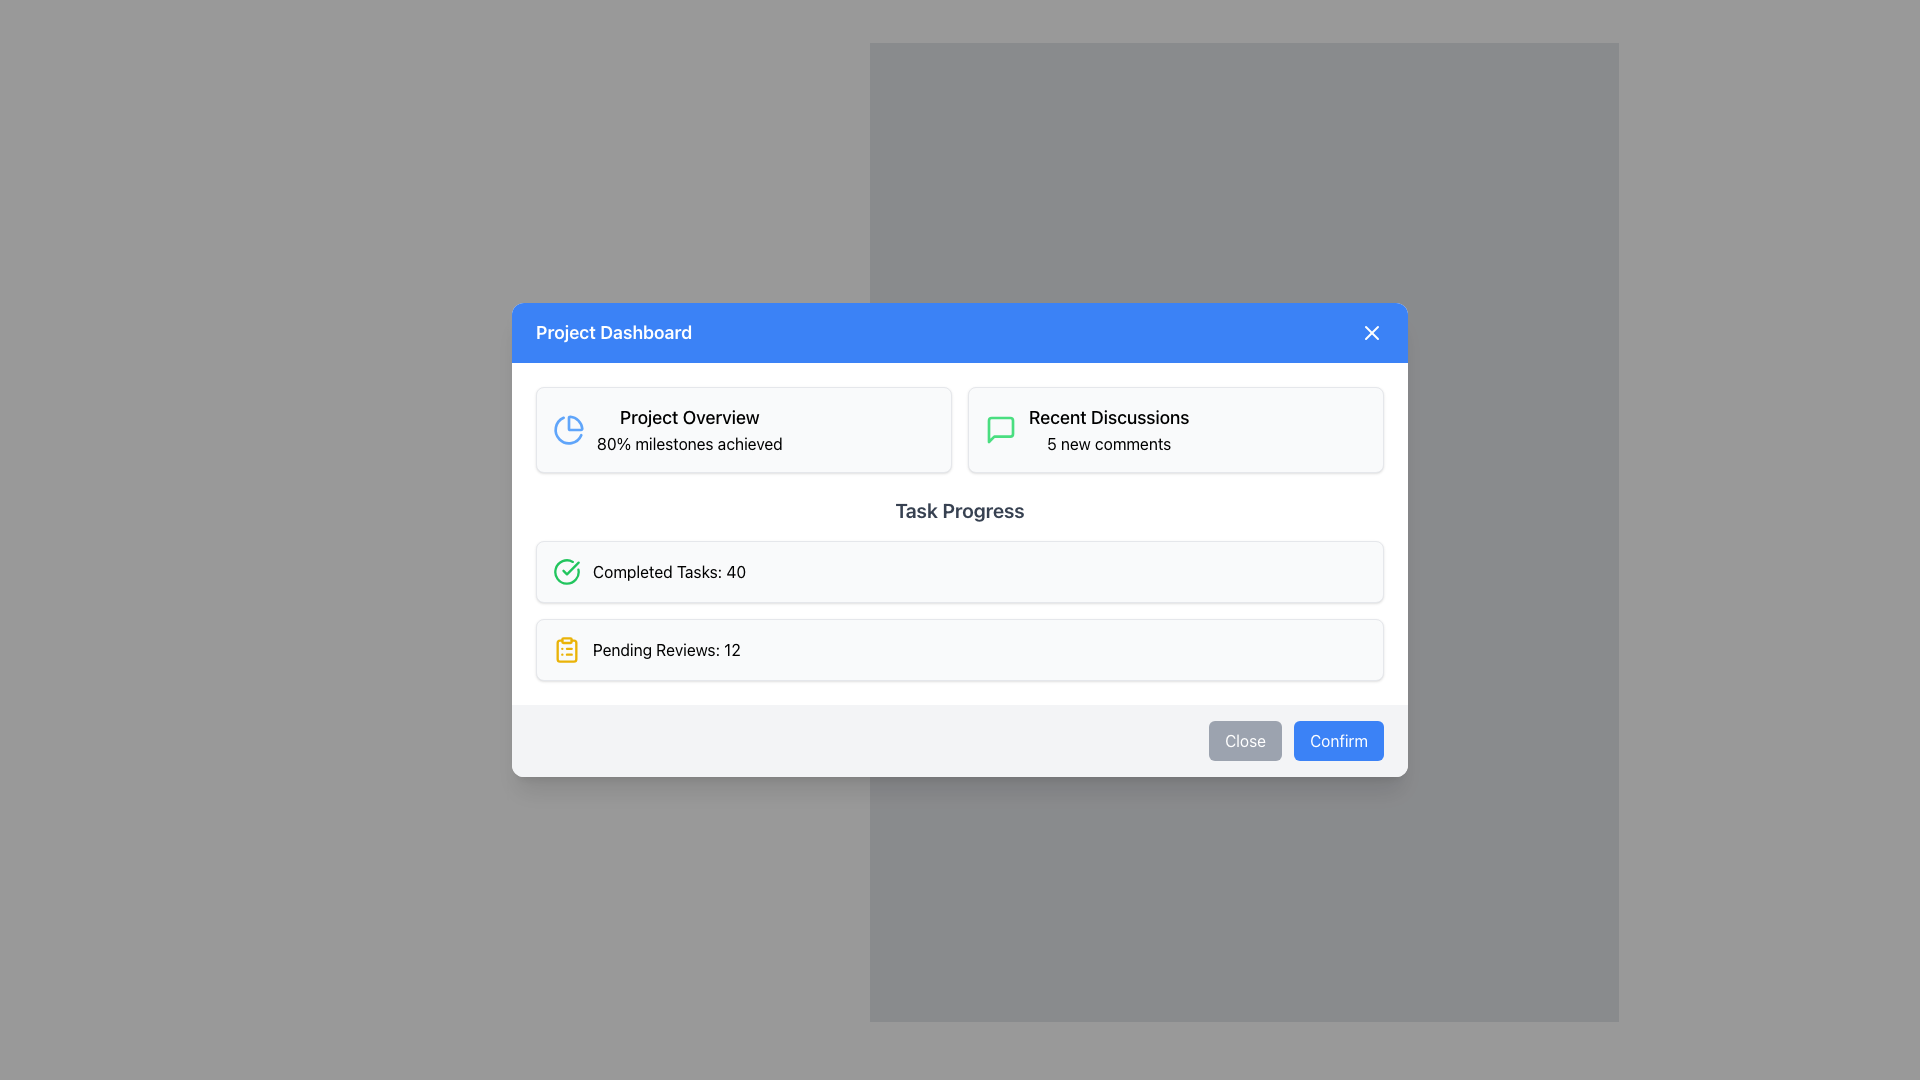  I want to click on the green circular icon with a checkmark inside, which is located to the left of the text 'Completed Tasks: 40' in the 'Task Progress' section, so click(565, 571).